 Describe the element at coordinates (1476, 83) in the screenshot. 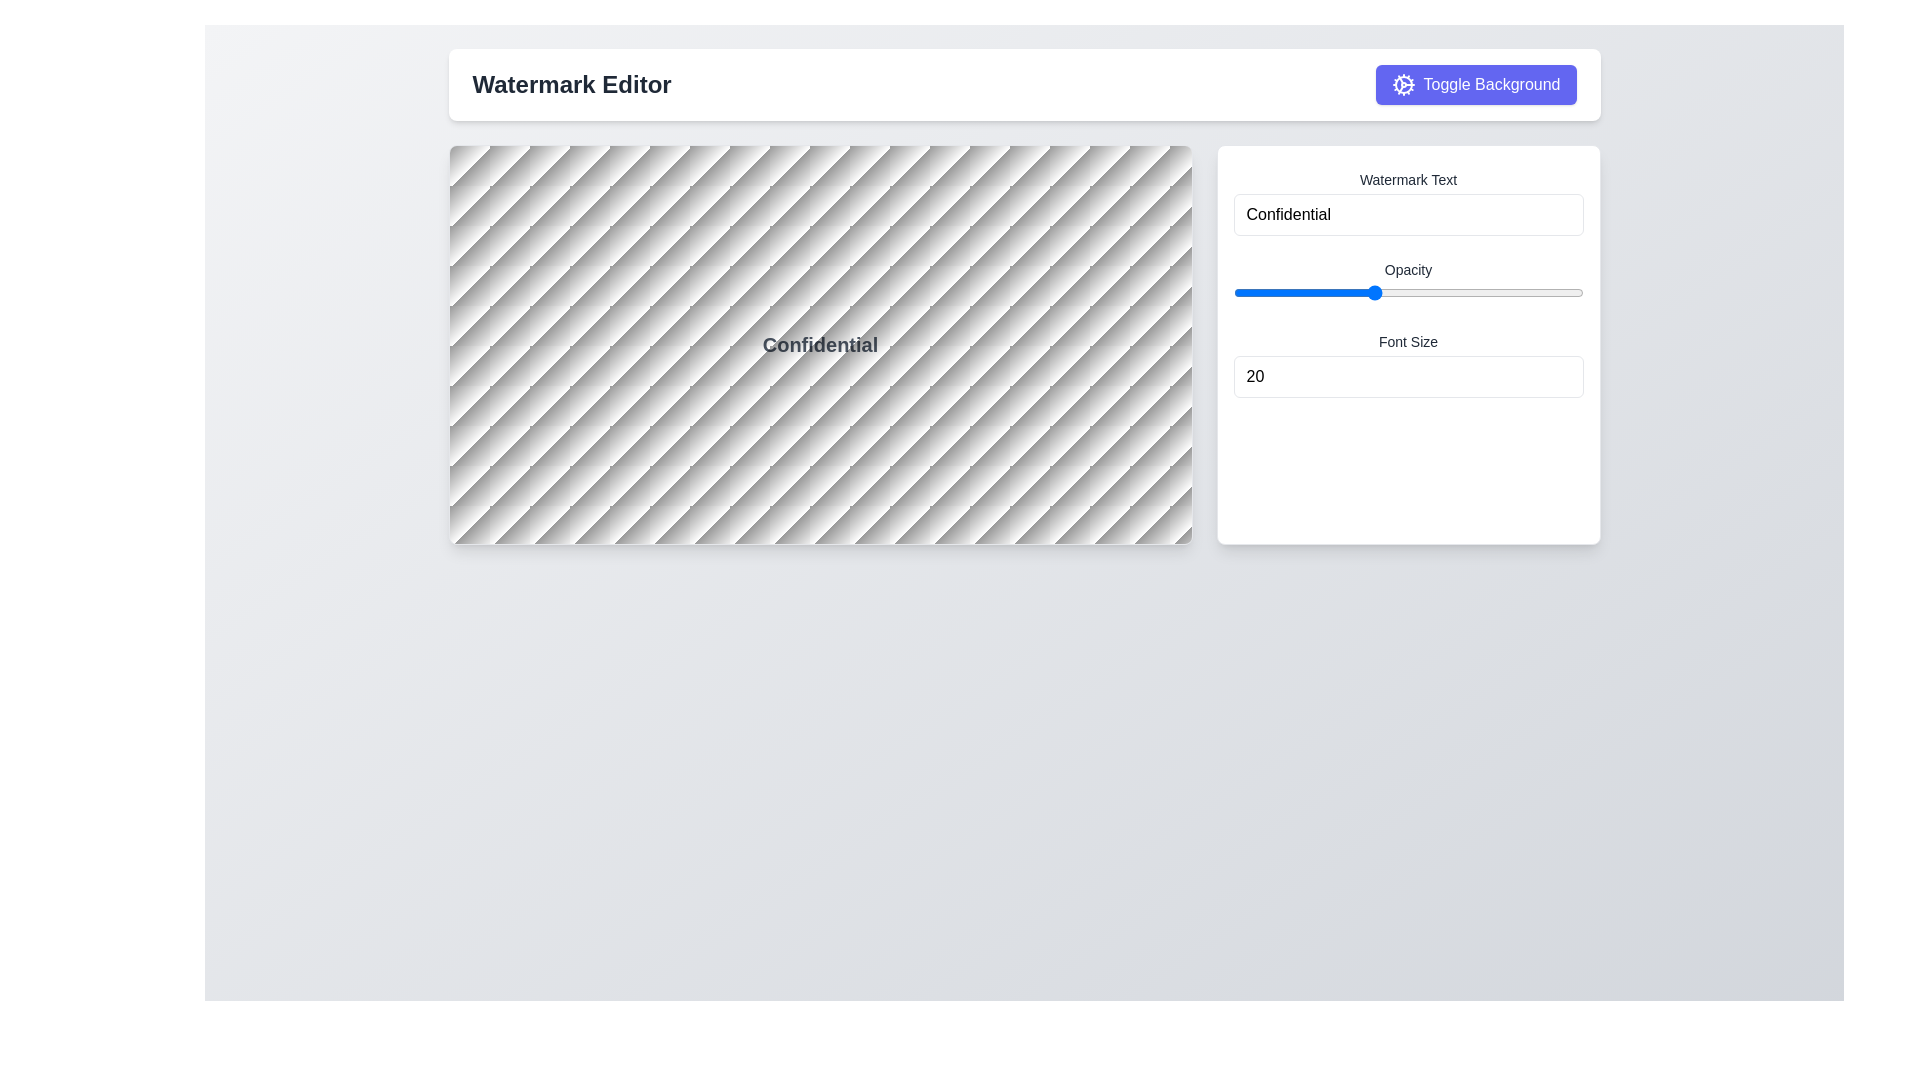

I see `the 'Toggle Background' button with a cogwheel icon, which has a purple background and white text` at that location.